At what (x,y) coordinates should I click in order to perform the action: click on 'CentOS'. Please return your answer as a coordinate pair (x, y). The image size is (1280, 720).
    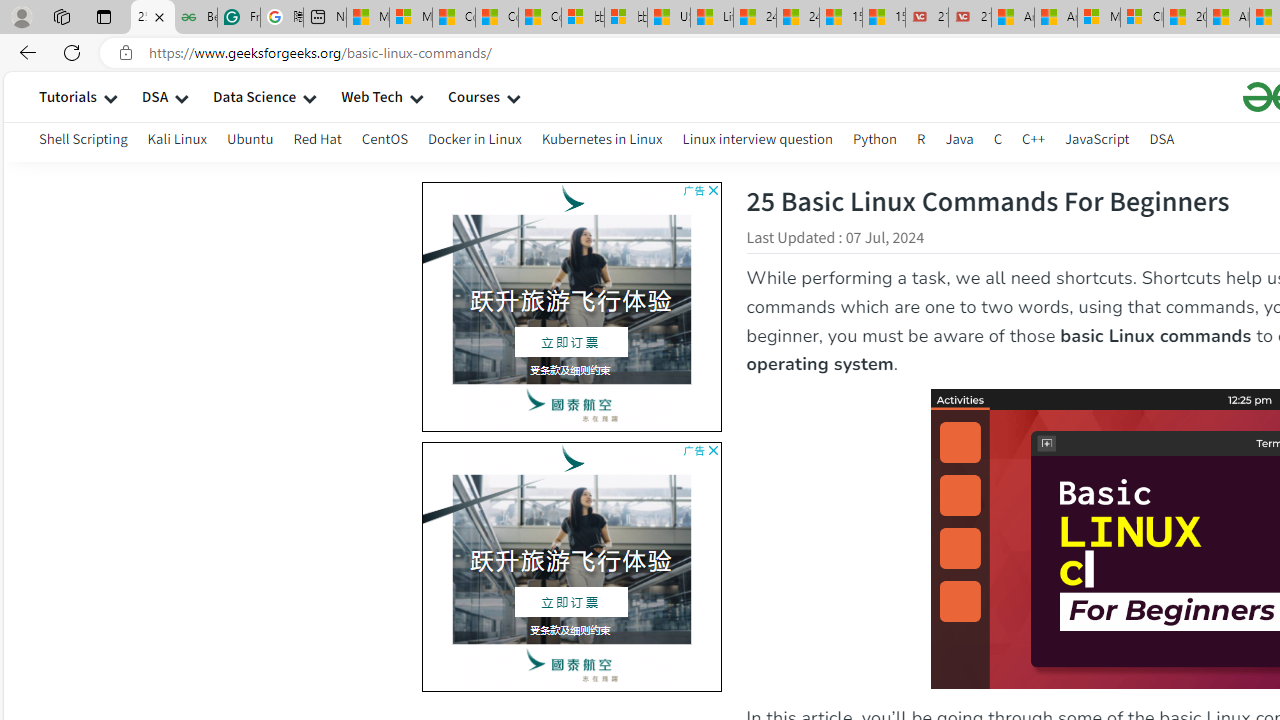
    Looking at the image, I should click on (384, 138).